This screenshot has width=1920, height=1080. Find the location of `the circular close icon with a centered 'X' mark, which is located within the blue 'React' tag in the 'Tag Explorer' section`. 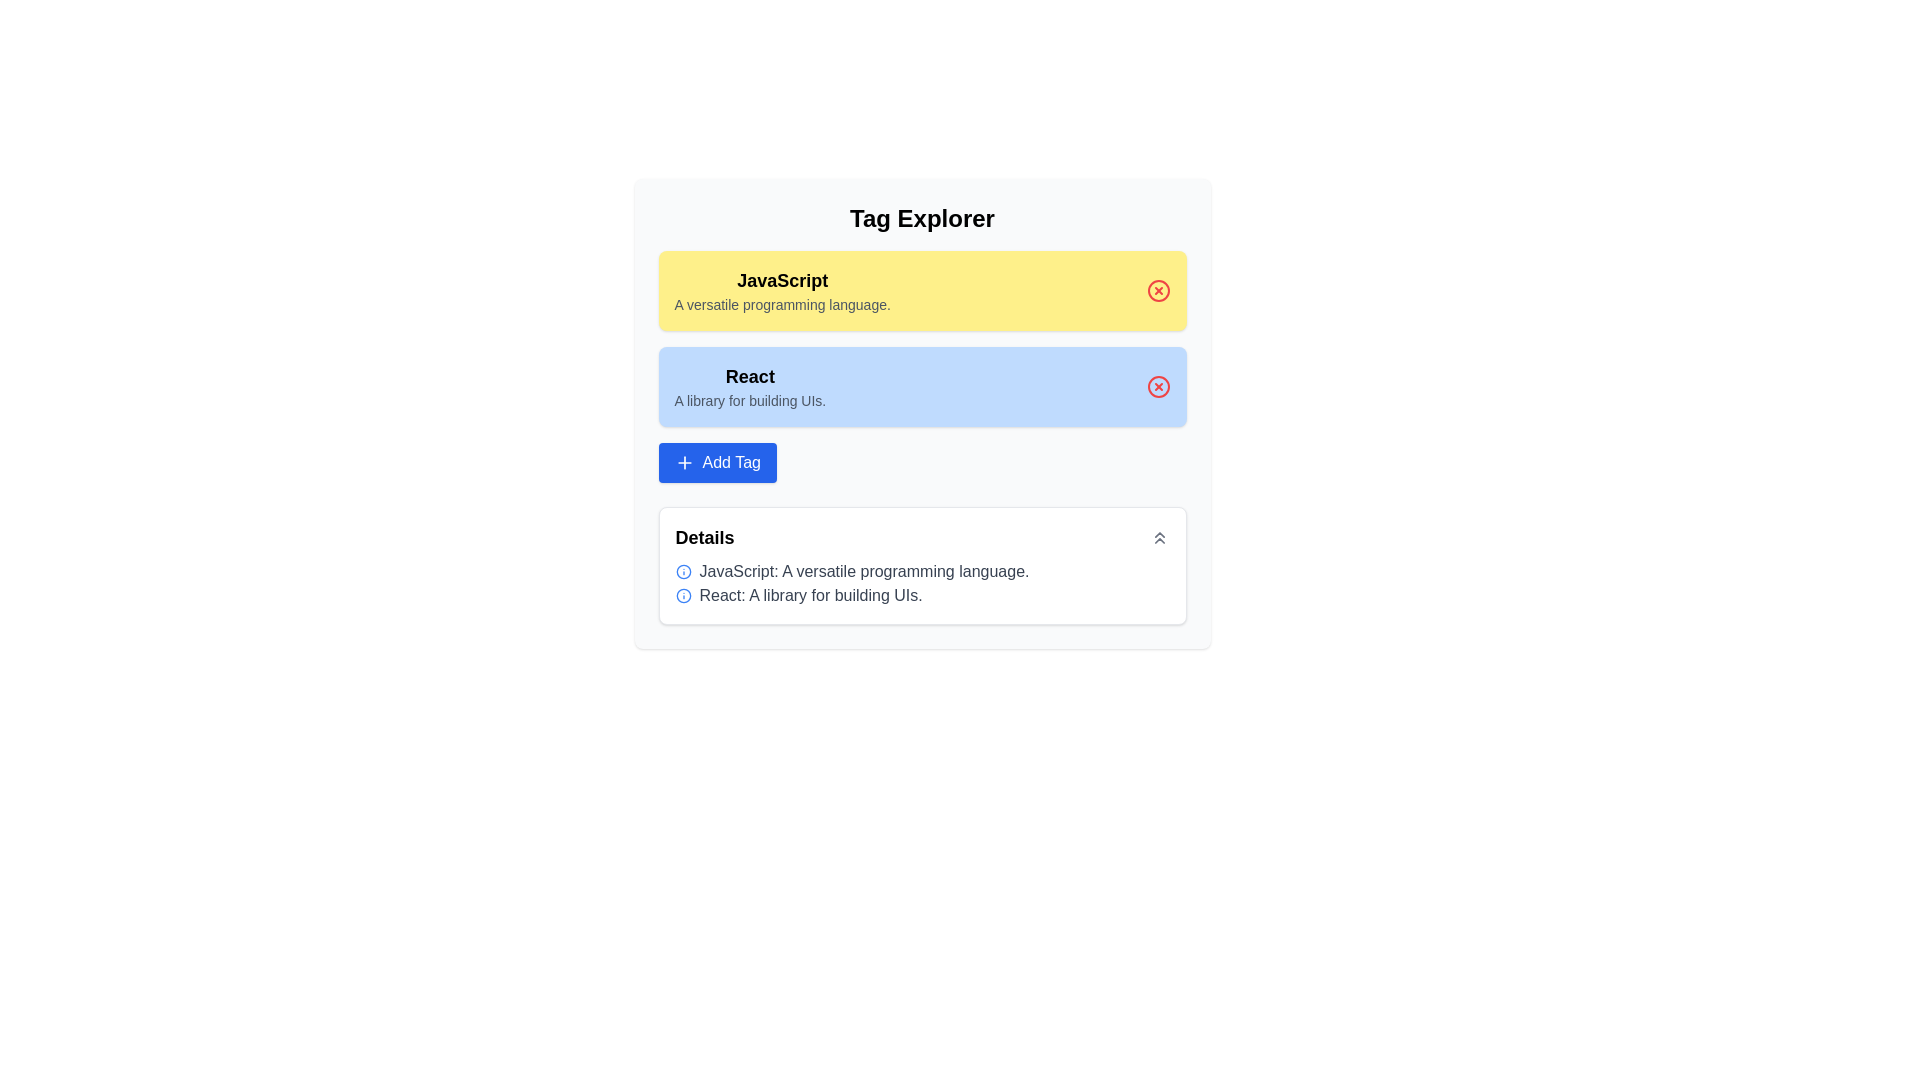

the circular close icon with a centered 'X' mark, which is located within the blue 'React' tag in the 'Tag Explorer' section is located at coordinates (1158, 386).